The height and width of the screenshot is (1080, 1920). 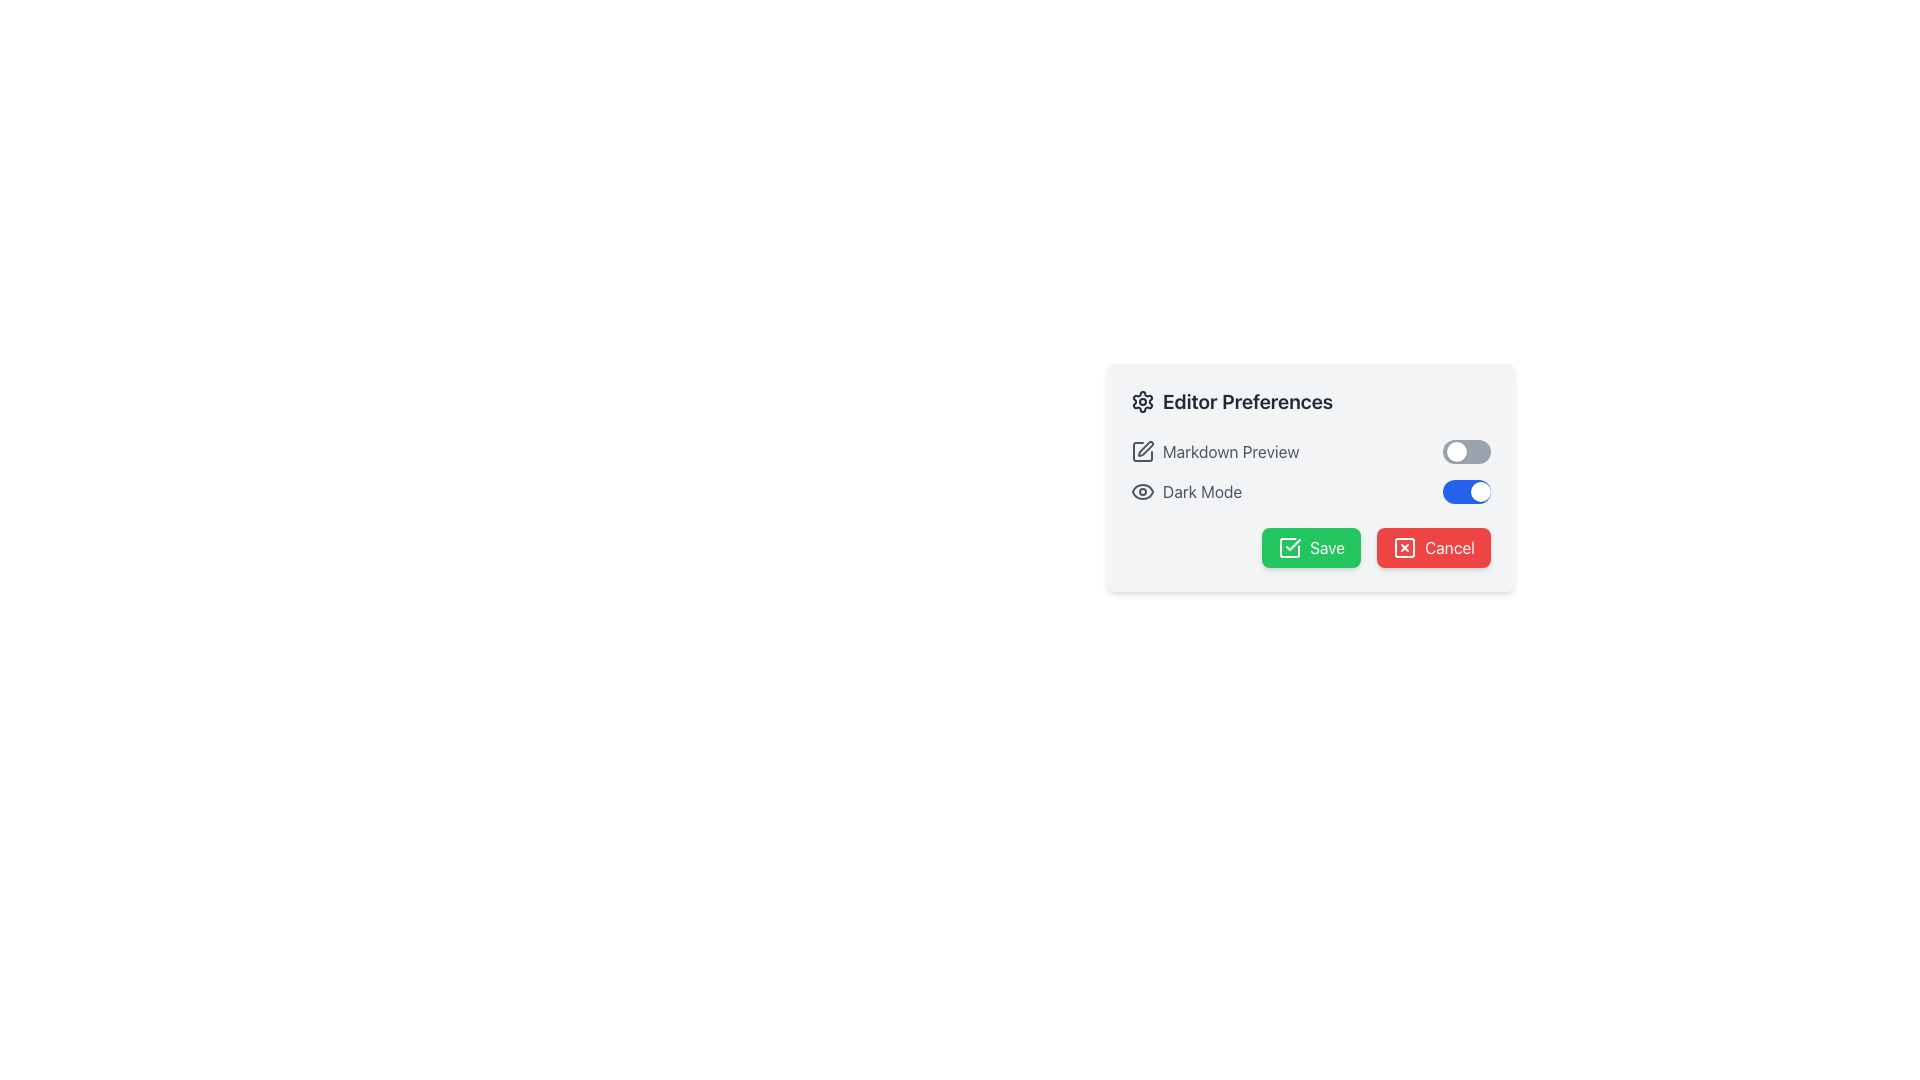 What do you see at coordinates (1186, 492) in the screenshot?
I see `the 'Dark Mode' text label which describes the toggle switch functionality to its right in the 'Editor Preferences' section` at bounding box center [1186, 492].